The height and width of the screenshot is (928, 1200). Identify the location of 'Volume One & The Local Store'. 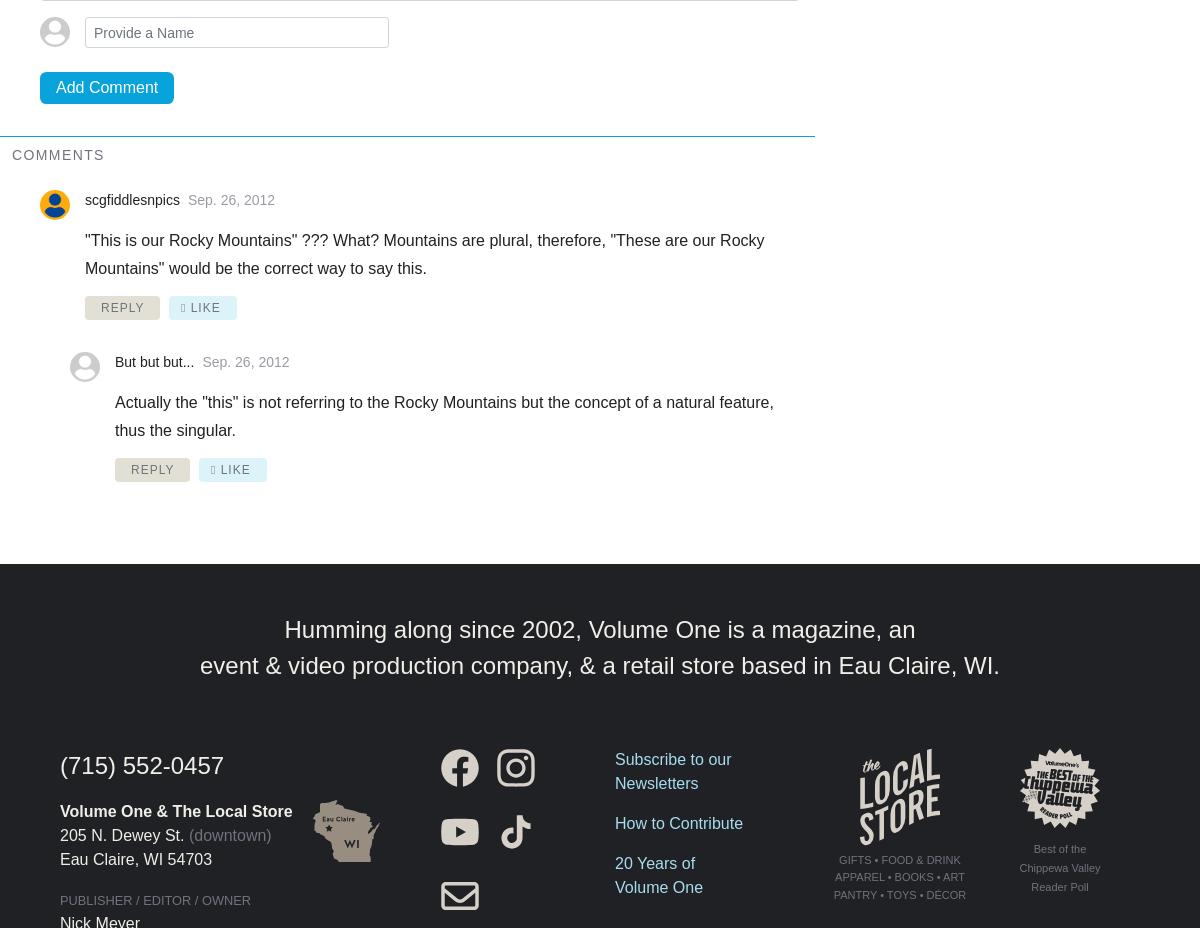
(175, 809).